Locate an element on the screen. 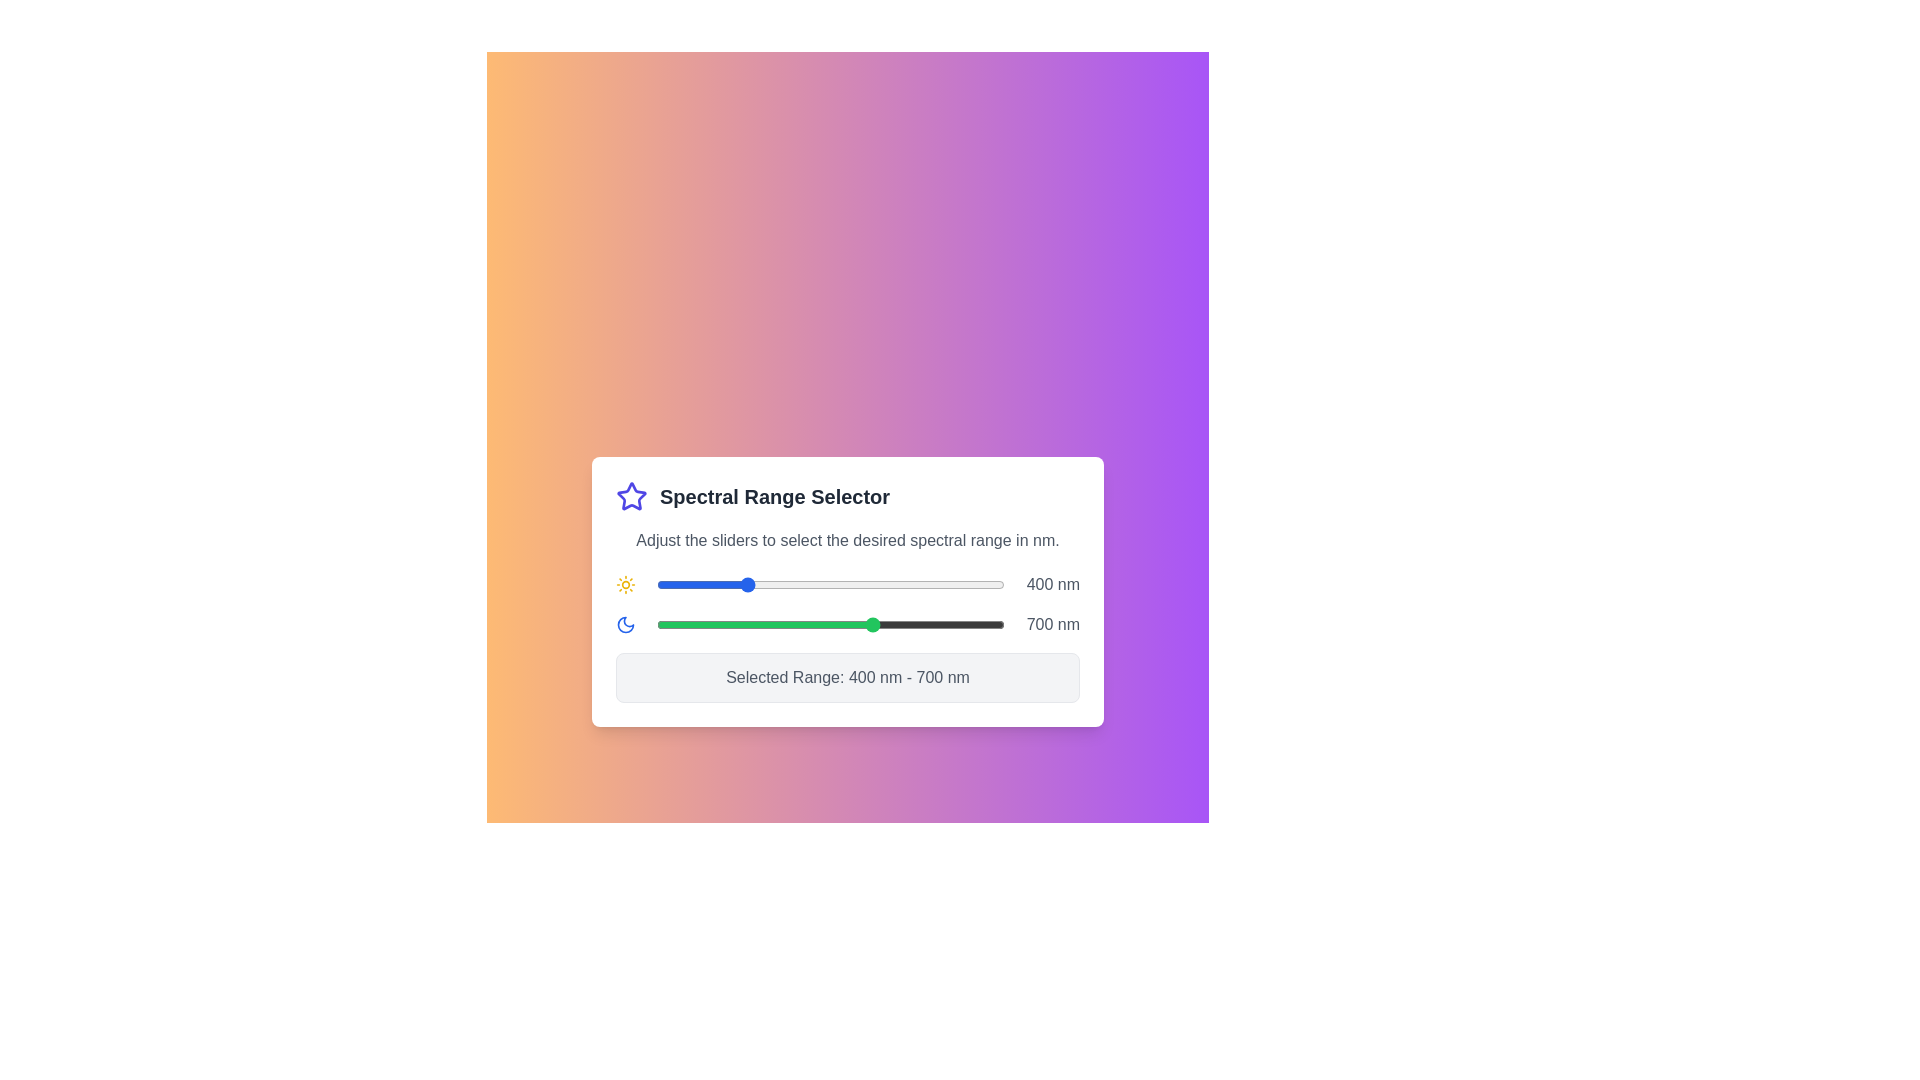 This screenshot has width=1920, height=1080. the start slider to set the lower limit of the spectral range to 517 nm is located at coordinates (794, 585).